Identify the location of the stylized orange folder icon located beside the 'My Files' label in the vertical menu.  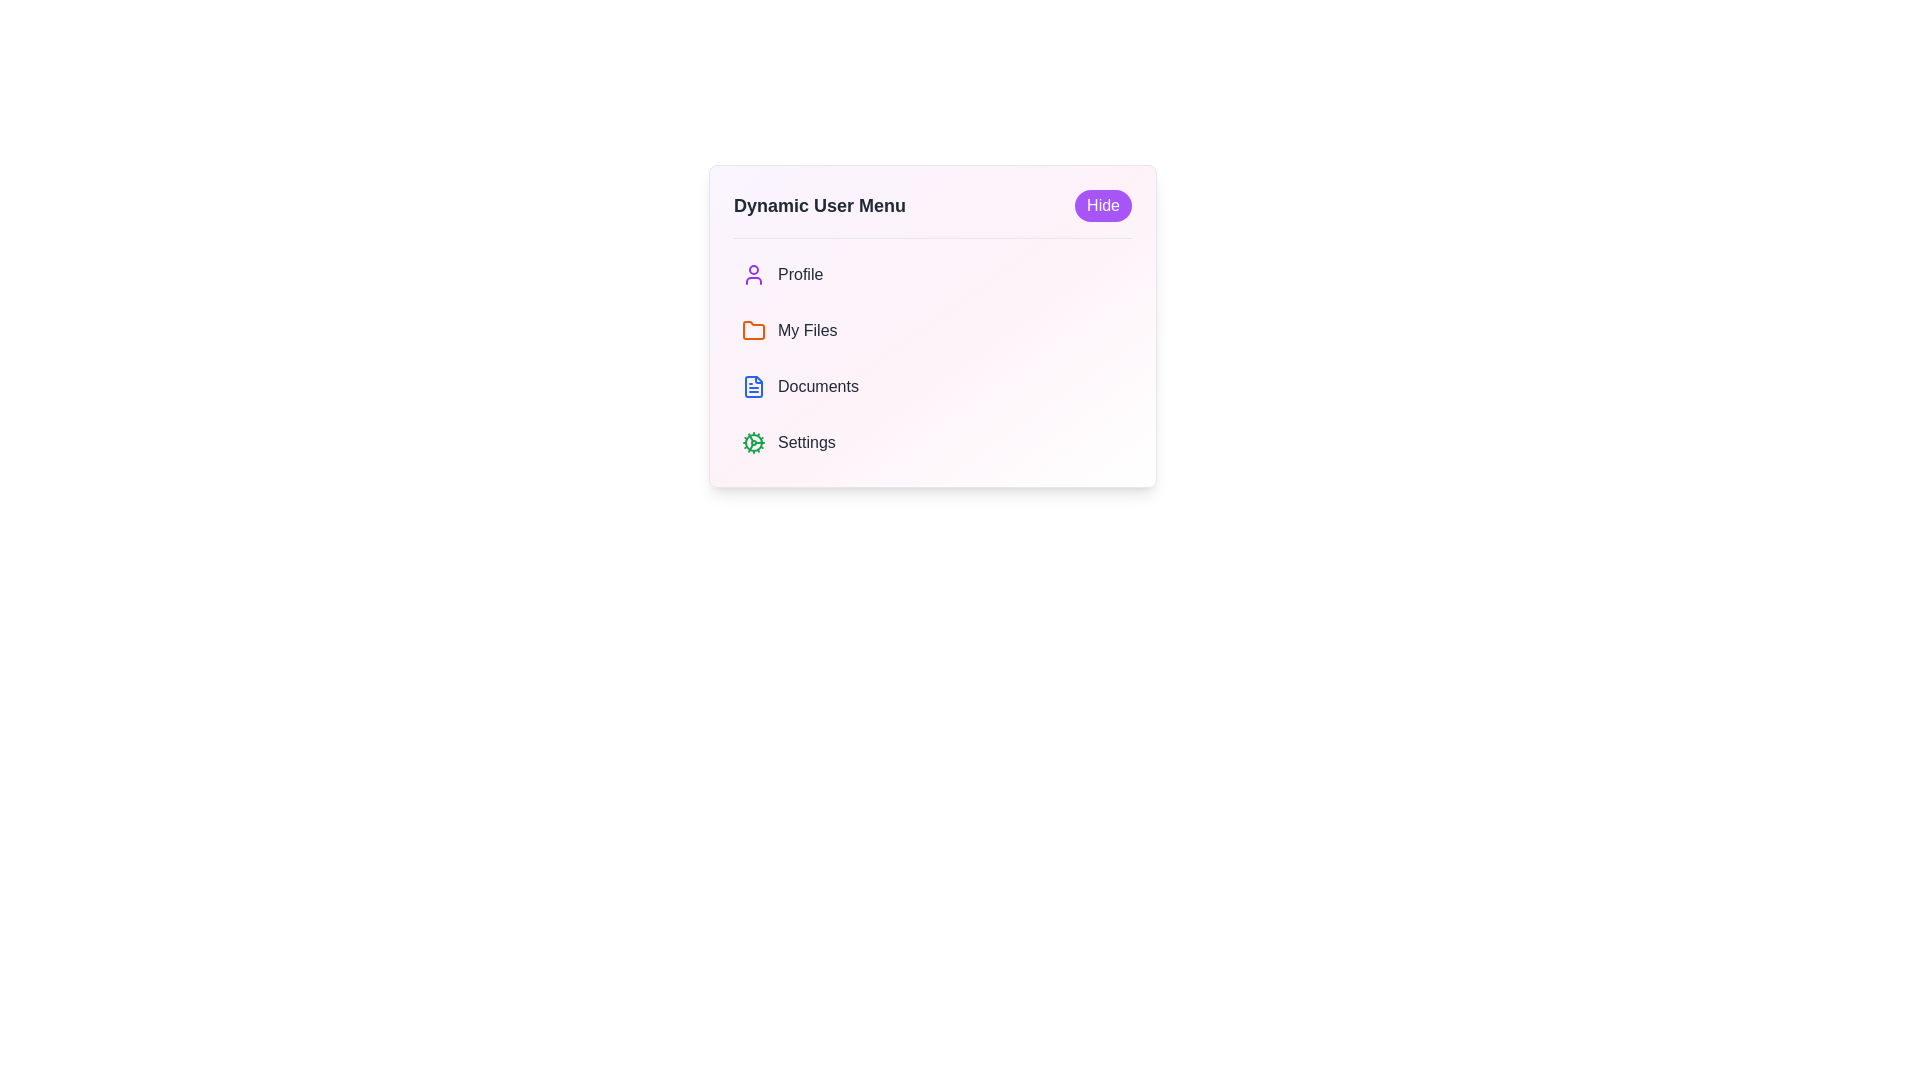
(752, 329).